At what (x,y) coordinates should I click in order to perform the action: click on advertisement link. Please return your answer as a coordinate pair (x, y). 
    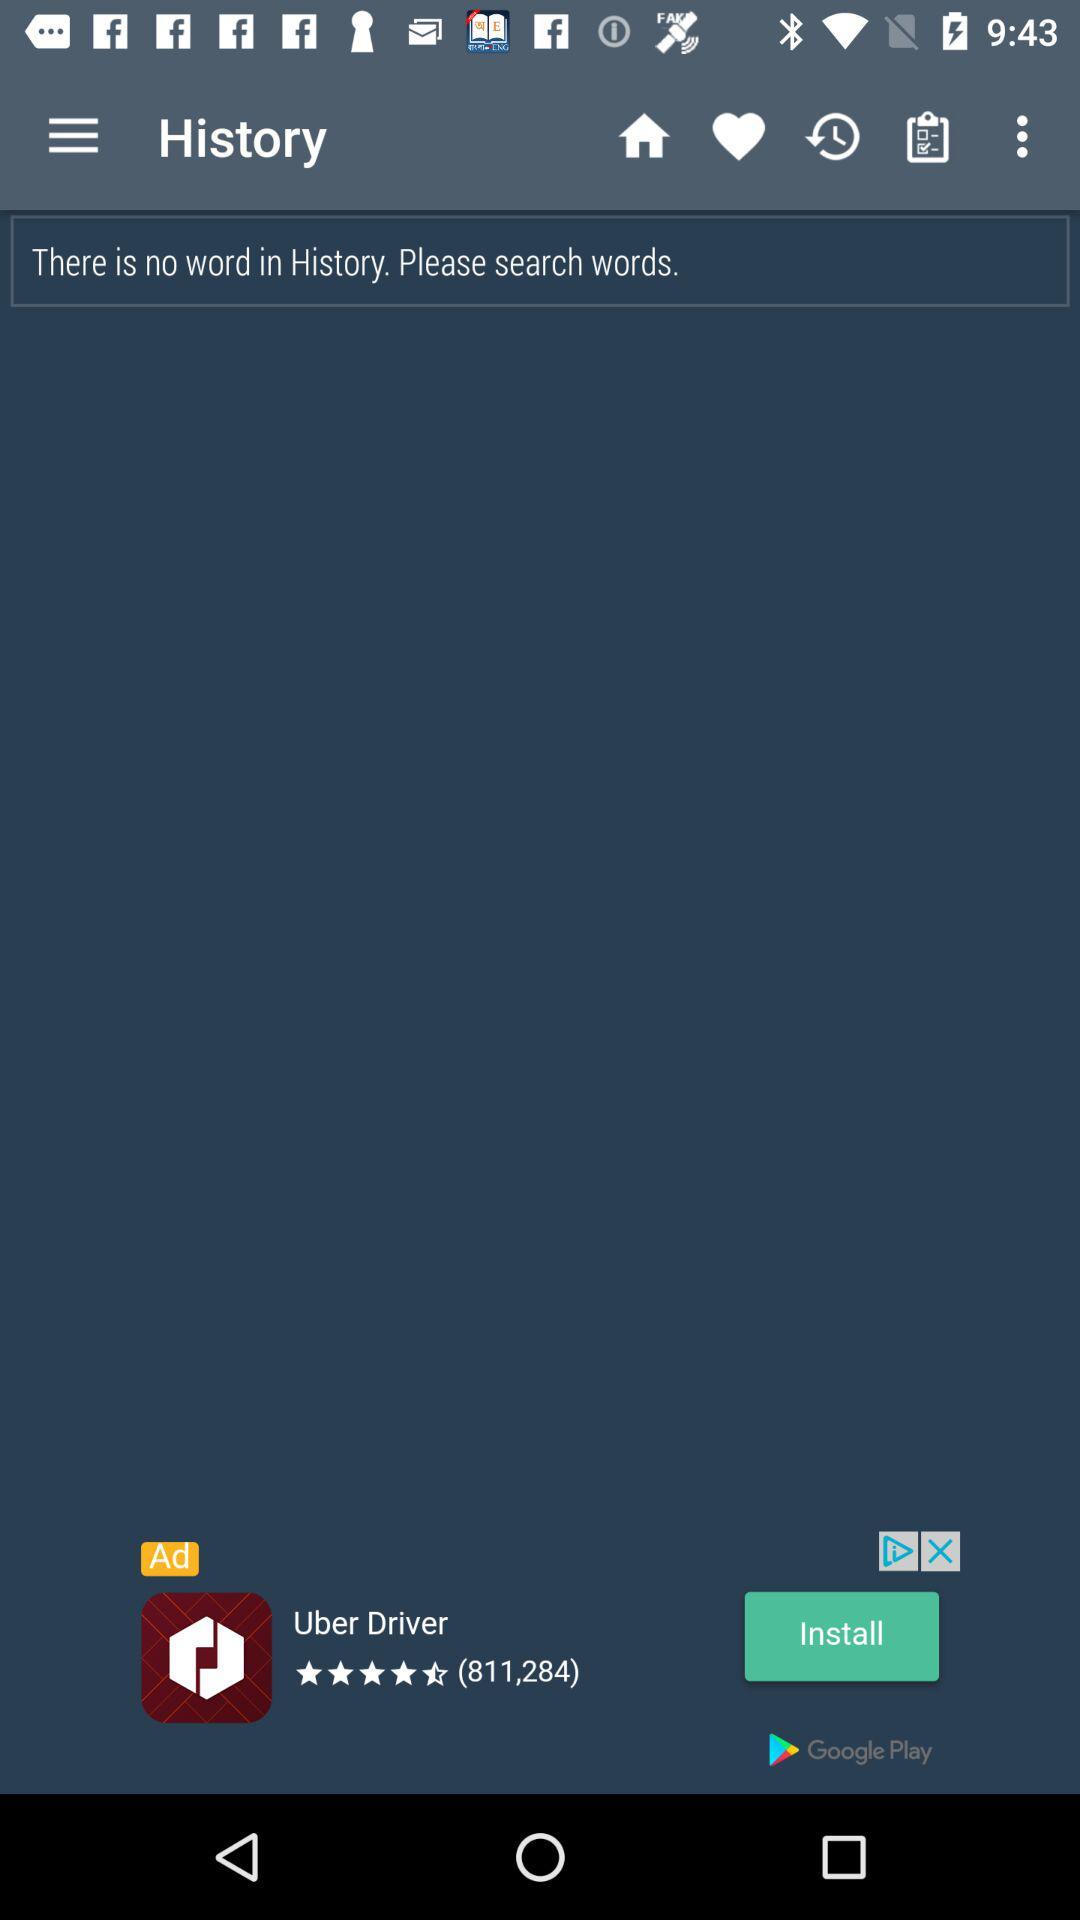
    Looking at the image, I should click on (540, 1662).